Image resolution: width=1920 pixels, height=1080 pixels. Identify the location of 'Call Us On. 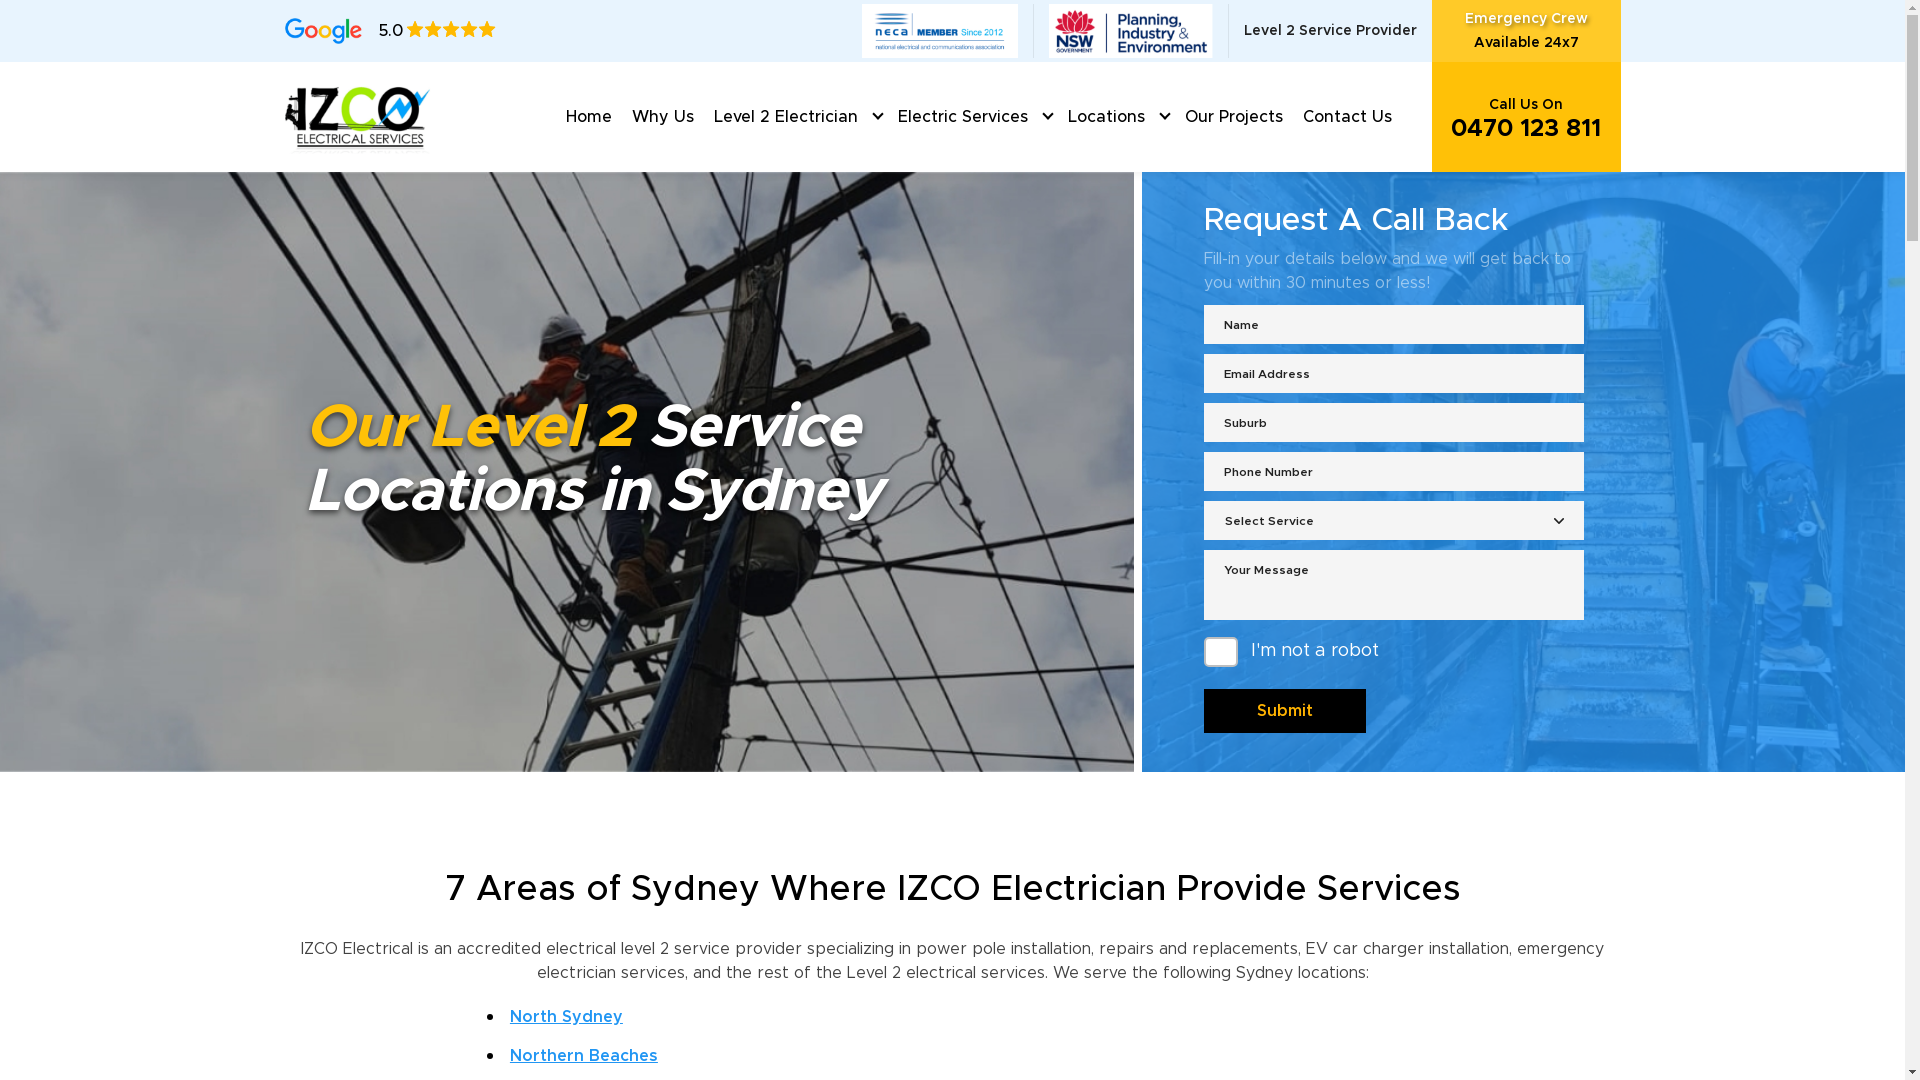
(1525, 116).